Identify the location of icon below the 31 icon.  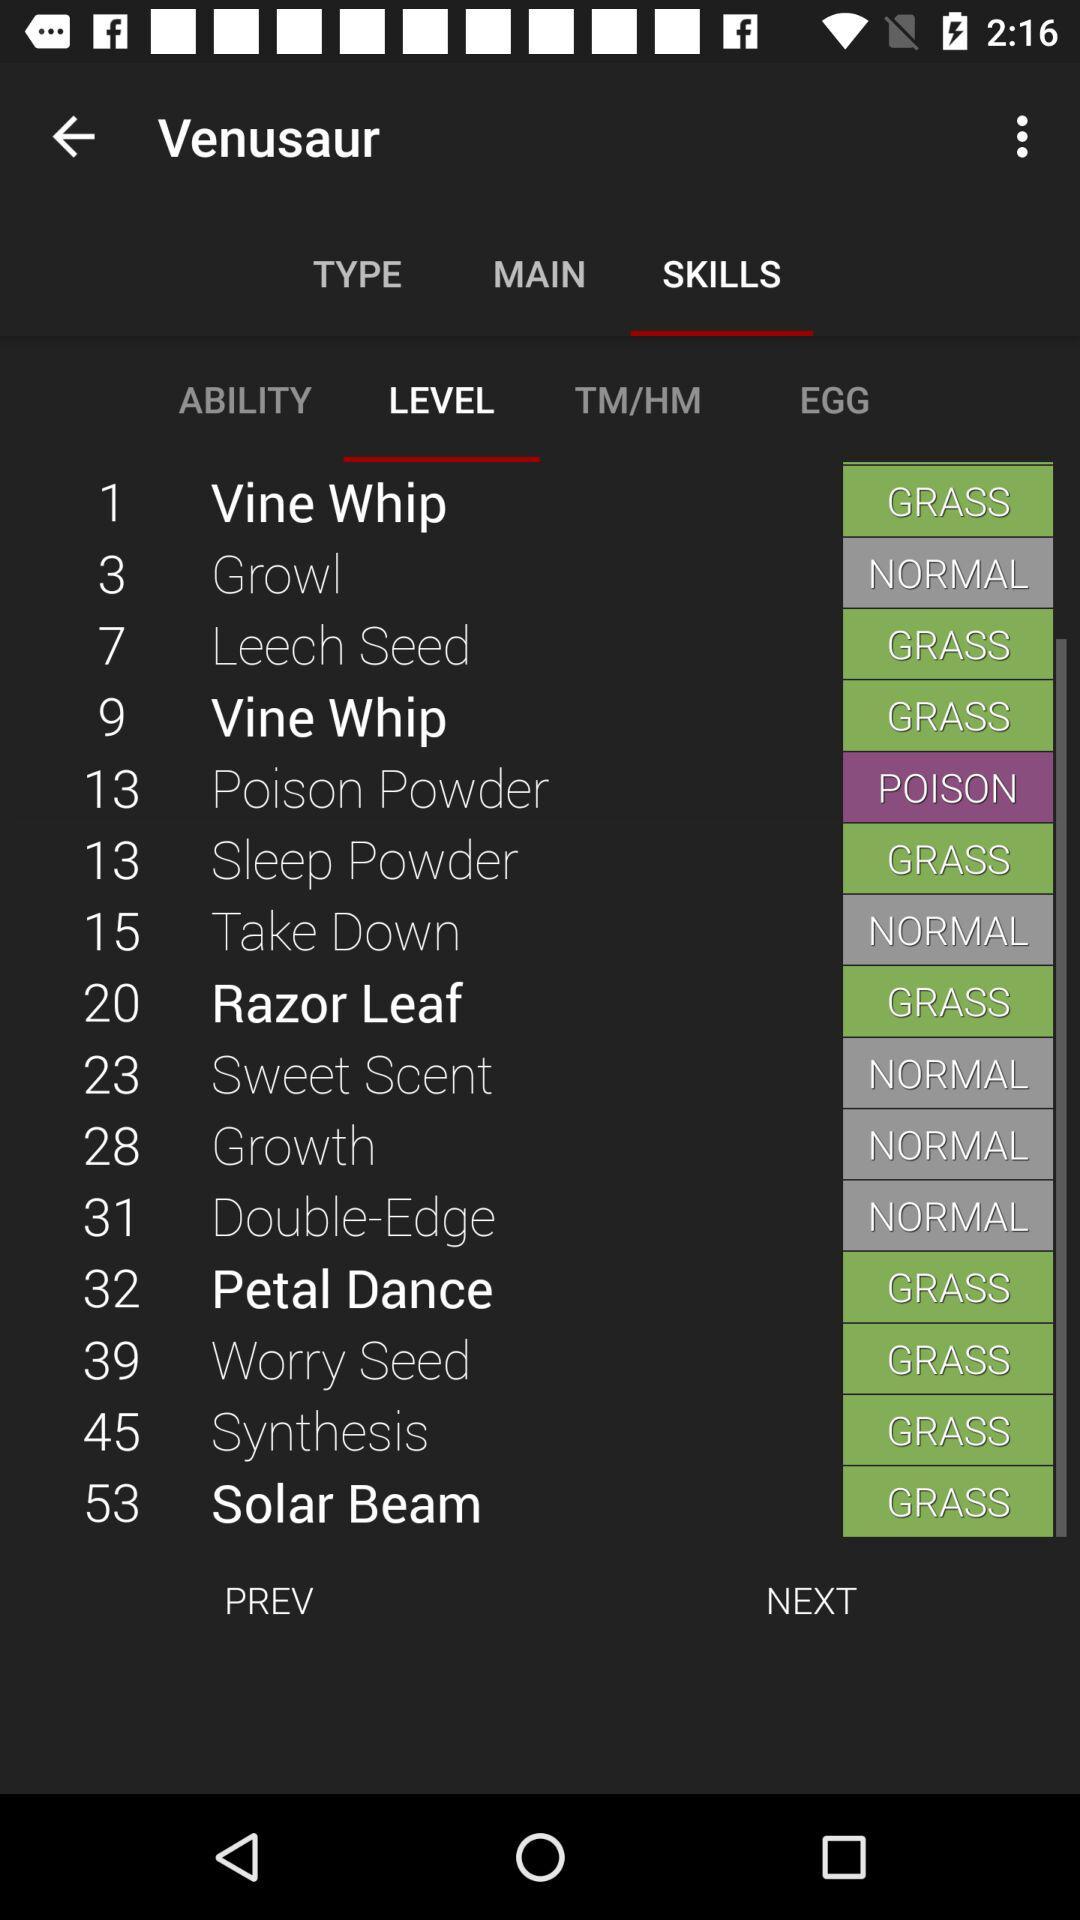
(112, 1286).